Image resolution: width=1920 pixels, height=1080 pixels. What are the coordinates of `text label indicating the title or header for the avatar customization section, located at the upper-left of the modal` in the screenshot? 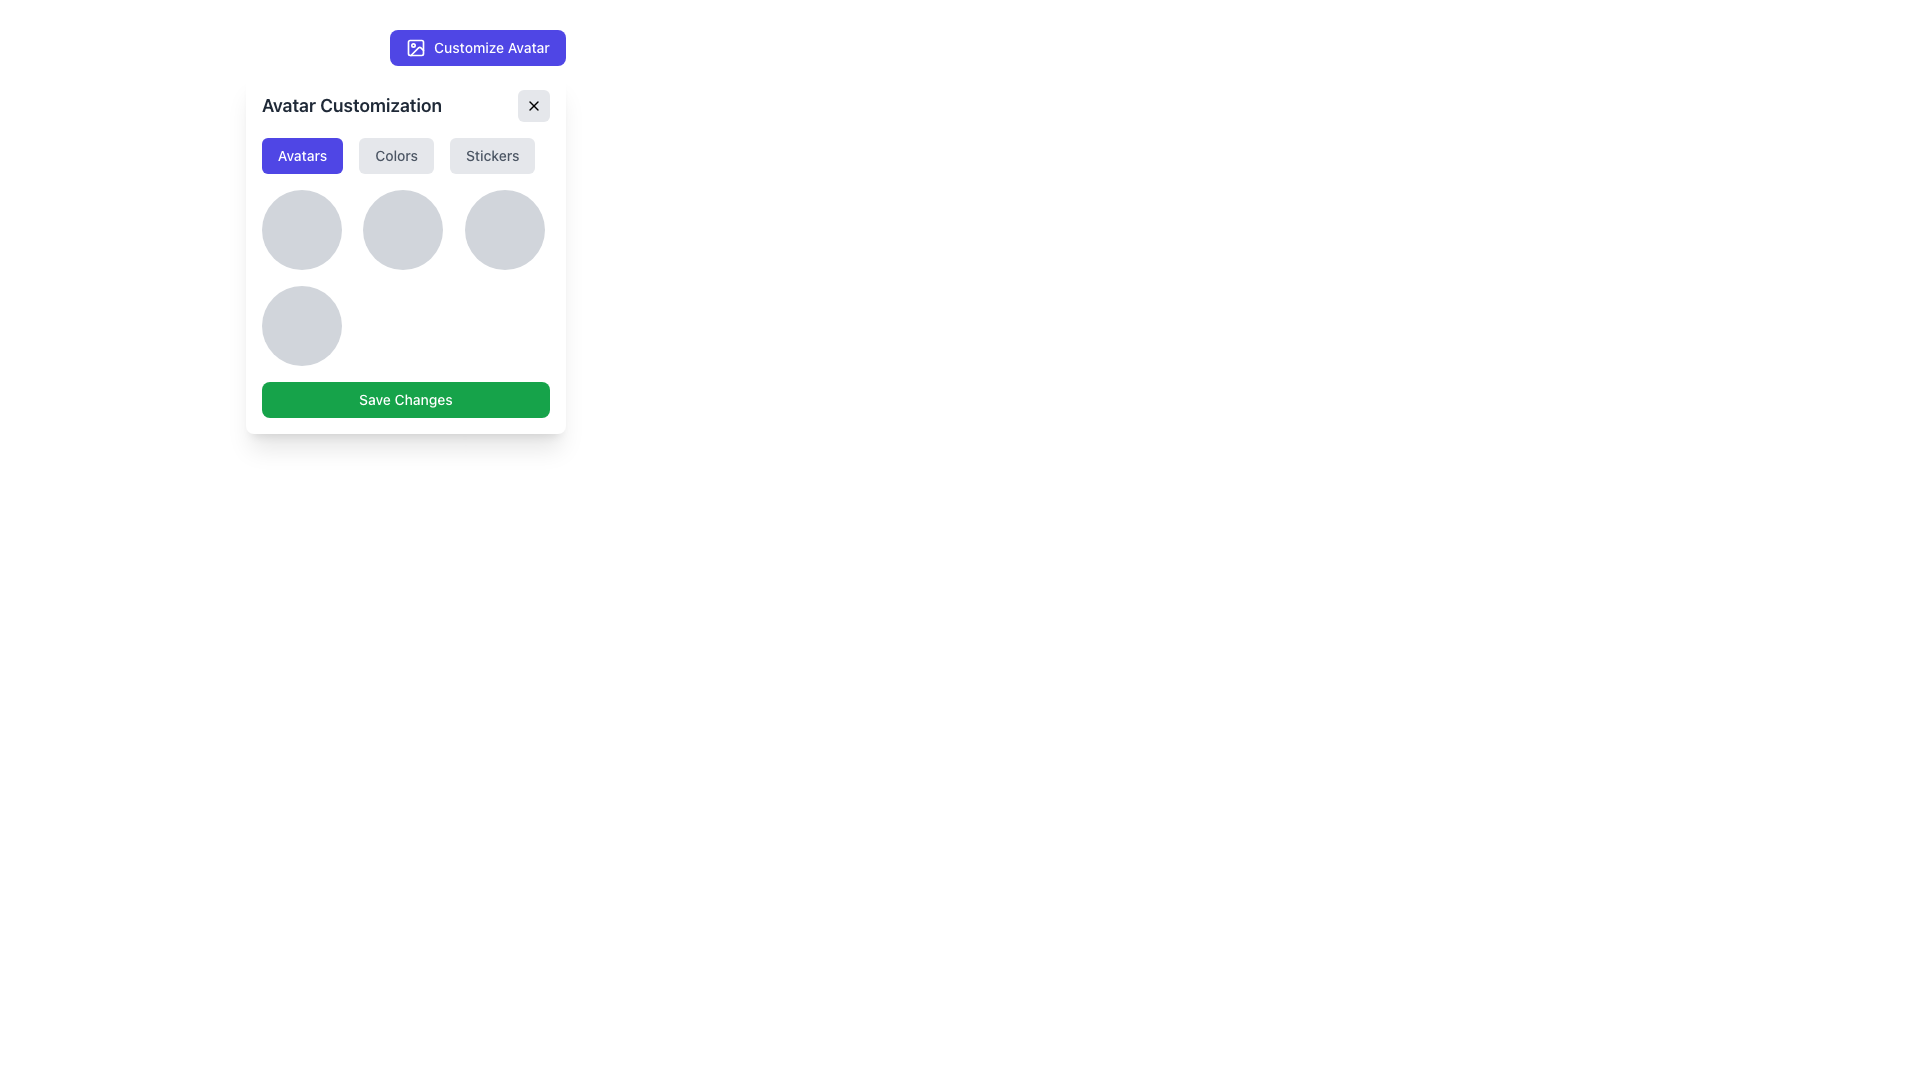 It's located at (351, 105).